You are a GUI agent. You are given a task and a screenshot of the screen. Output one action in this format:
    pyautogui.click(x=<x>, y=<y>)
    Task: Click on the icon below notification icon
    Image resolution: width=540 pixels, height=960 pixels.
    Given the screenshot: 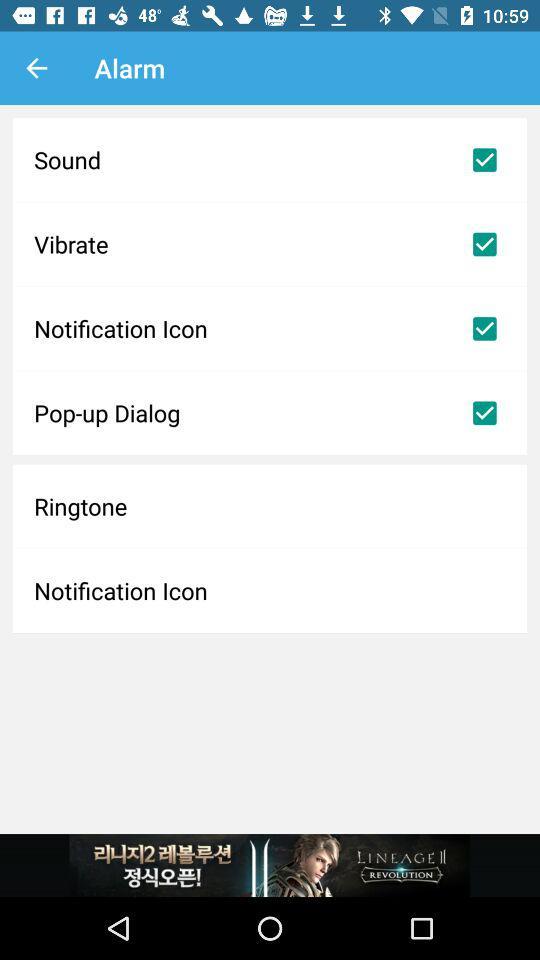 What is the action you would take?
    pyautogui.click(x=270, y=412)
    